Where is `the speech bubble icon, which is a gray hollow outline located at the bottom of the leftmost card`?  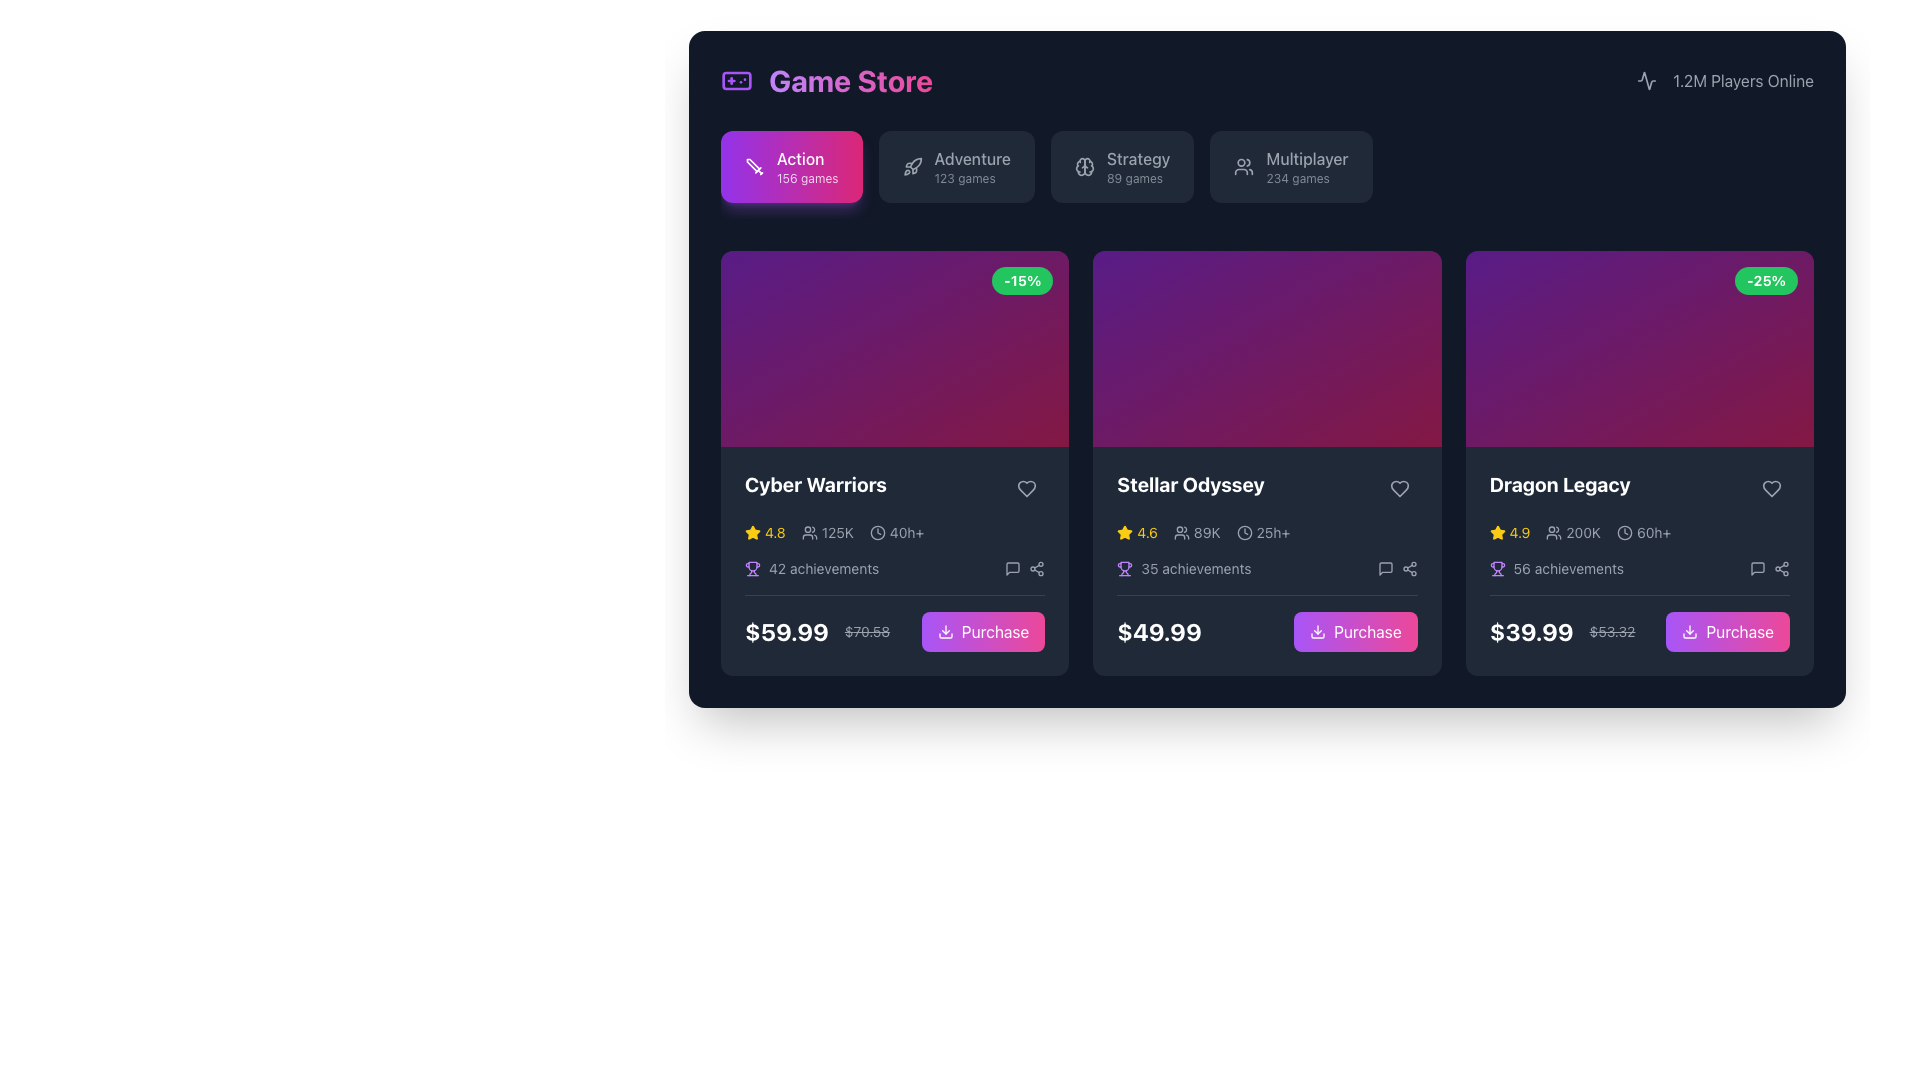 the speech bubble icon, which is a gray hollow outline located at the bottom of the leftmost card is located at coordinates (1013, 568).